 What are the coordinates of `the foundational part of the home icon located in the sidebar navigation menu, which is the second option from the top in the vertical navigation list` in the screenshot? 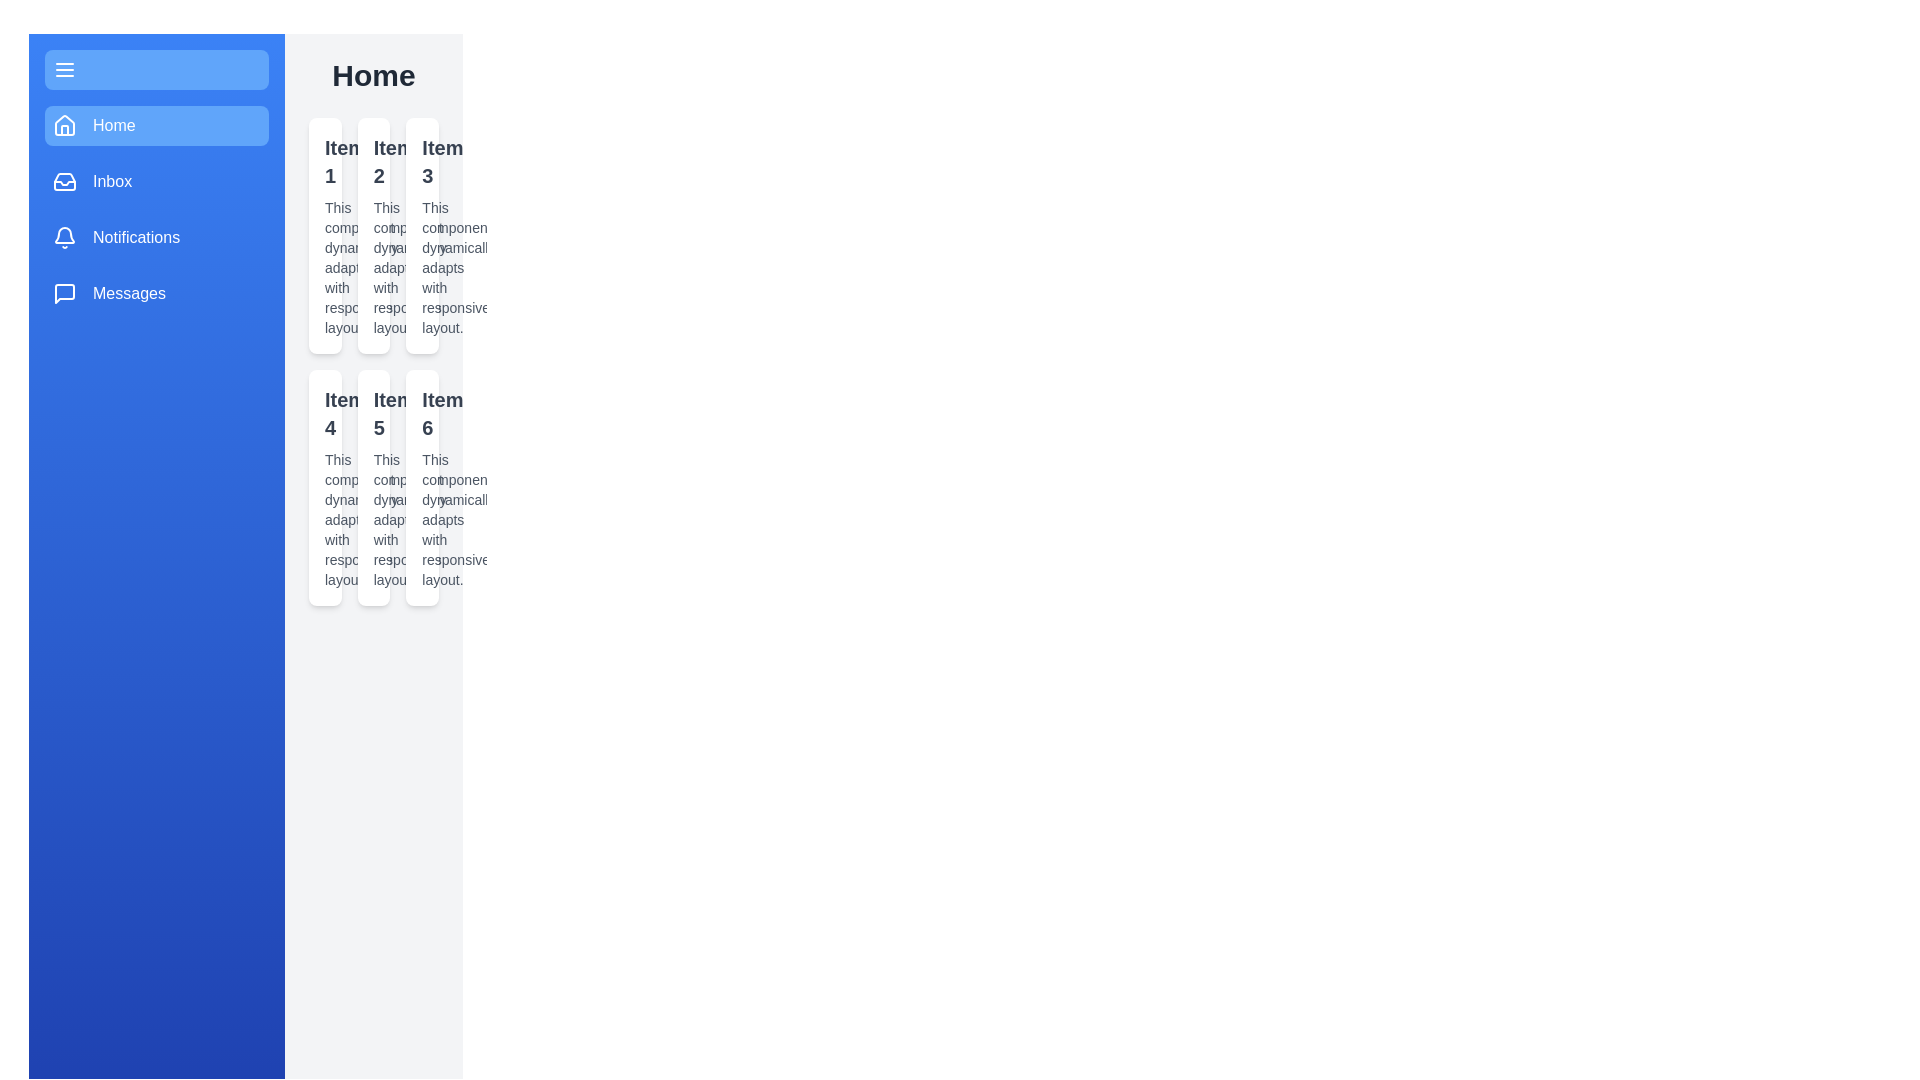 It's located at (65, 130).